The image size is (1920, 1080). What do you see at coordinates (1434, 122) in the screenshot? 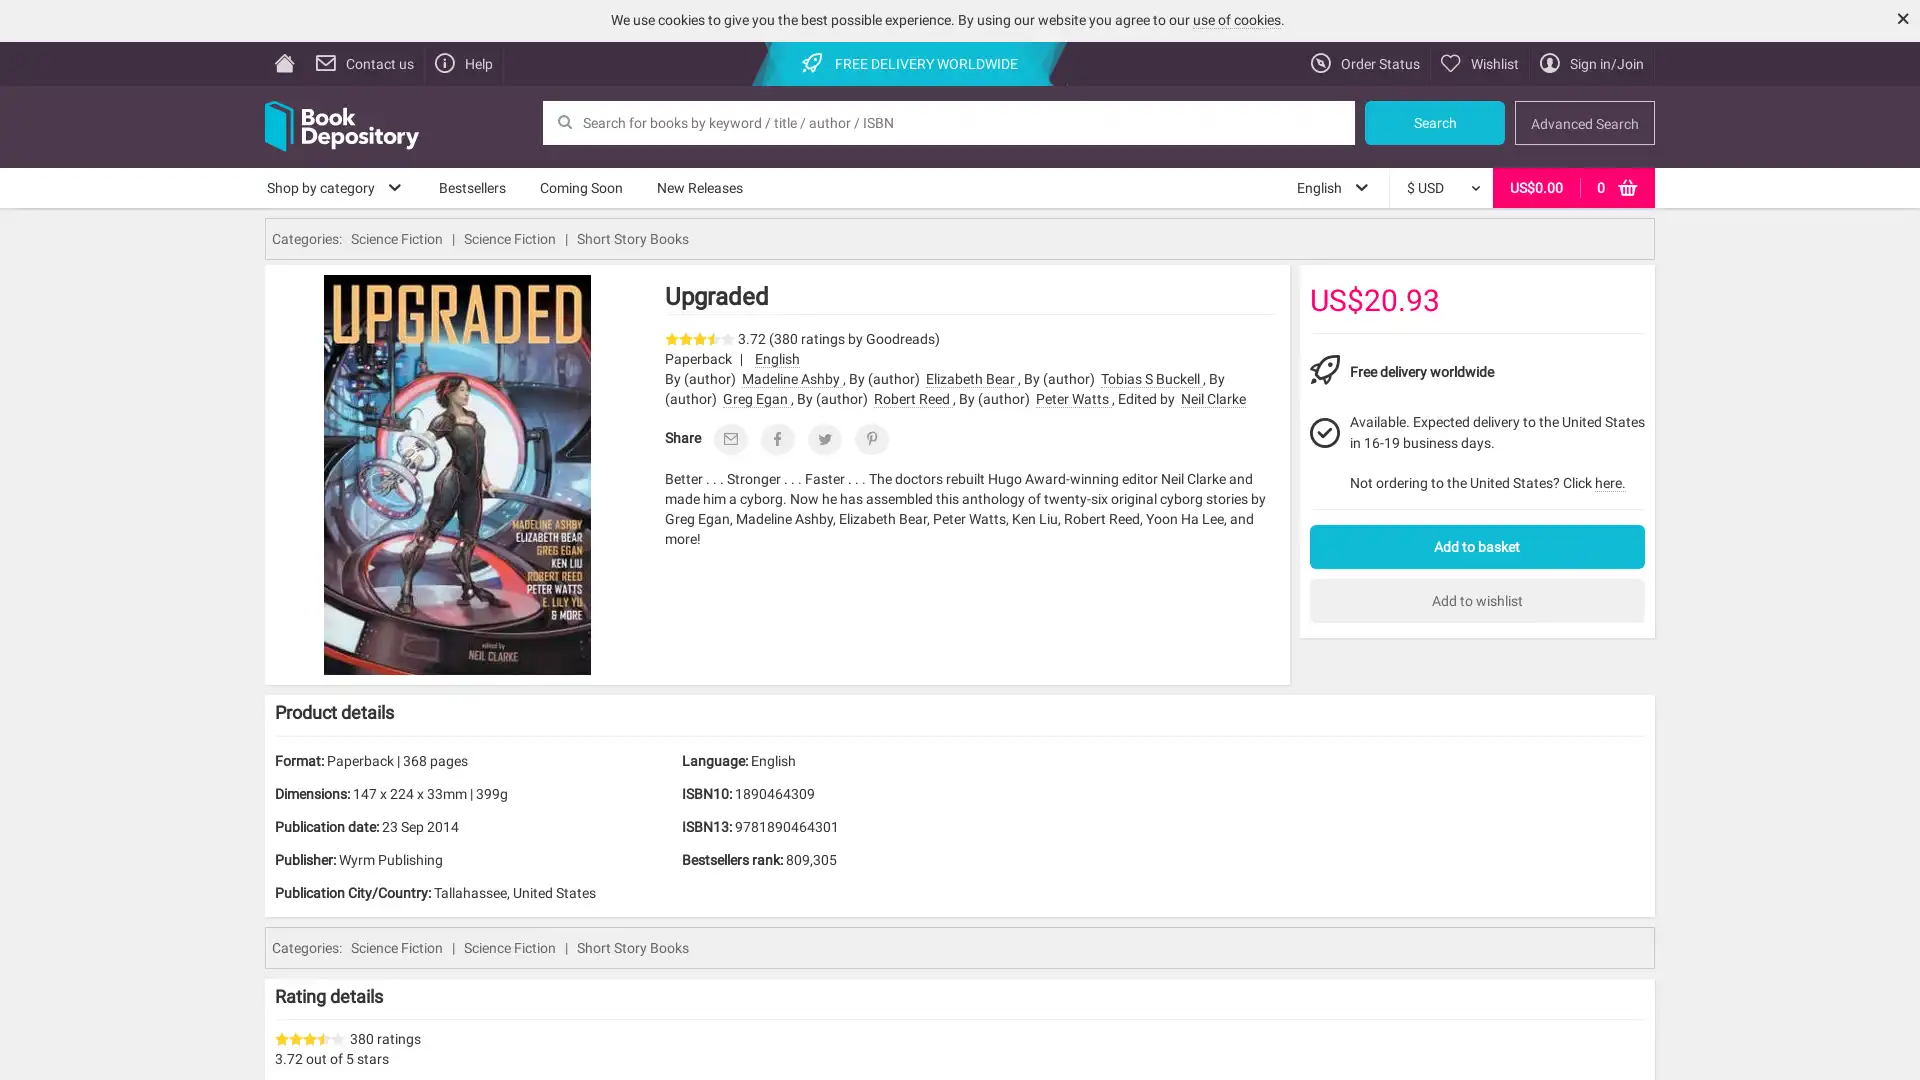
I see `Search` at bounding box center [1434, 122].